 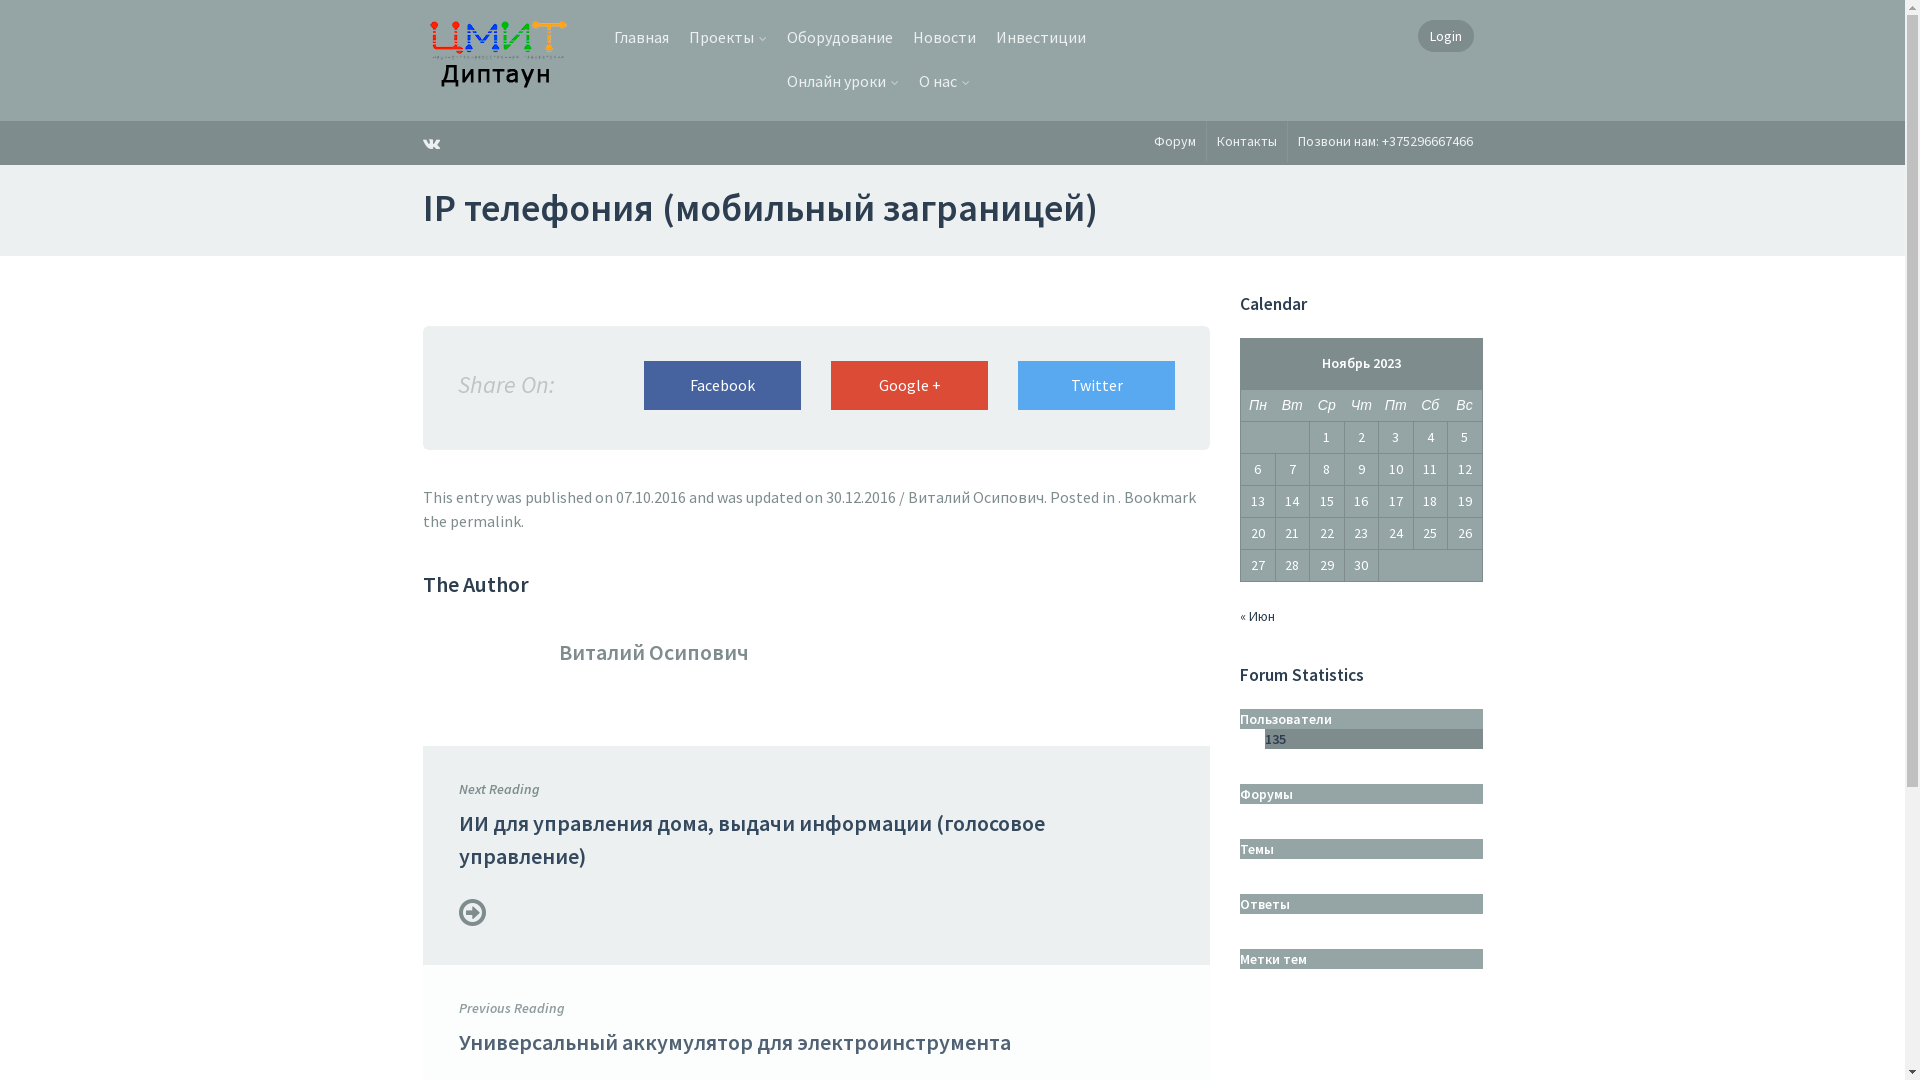 I want to click on 'permalink', so click(x=449, y=519).